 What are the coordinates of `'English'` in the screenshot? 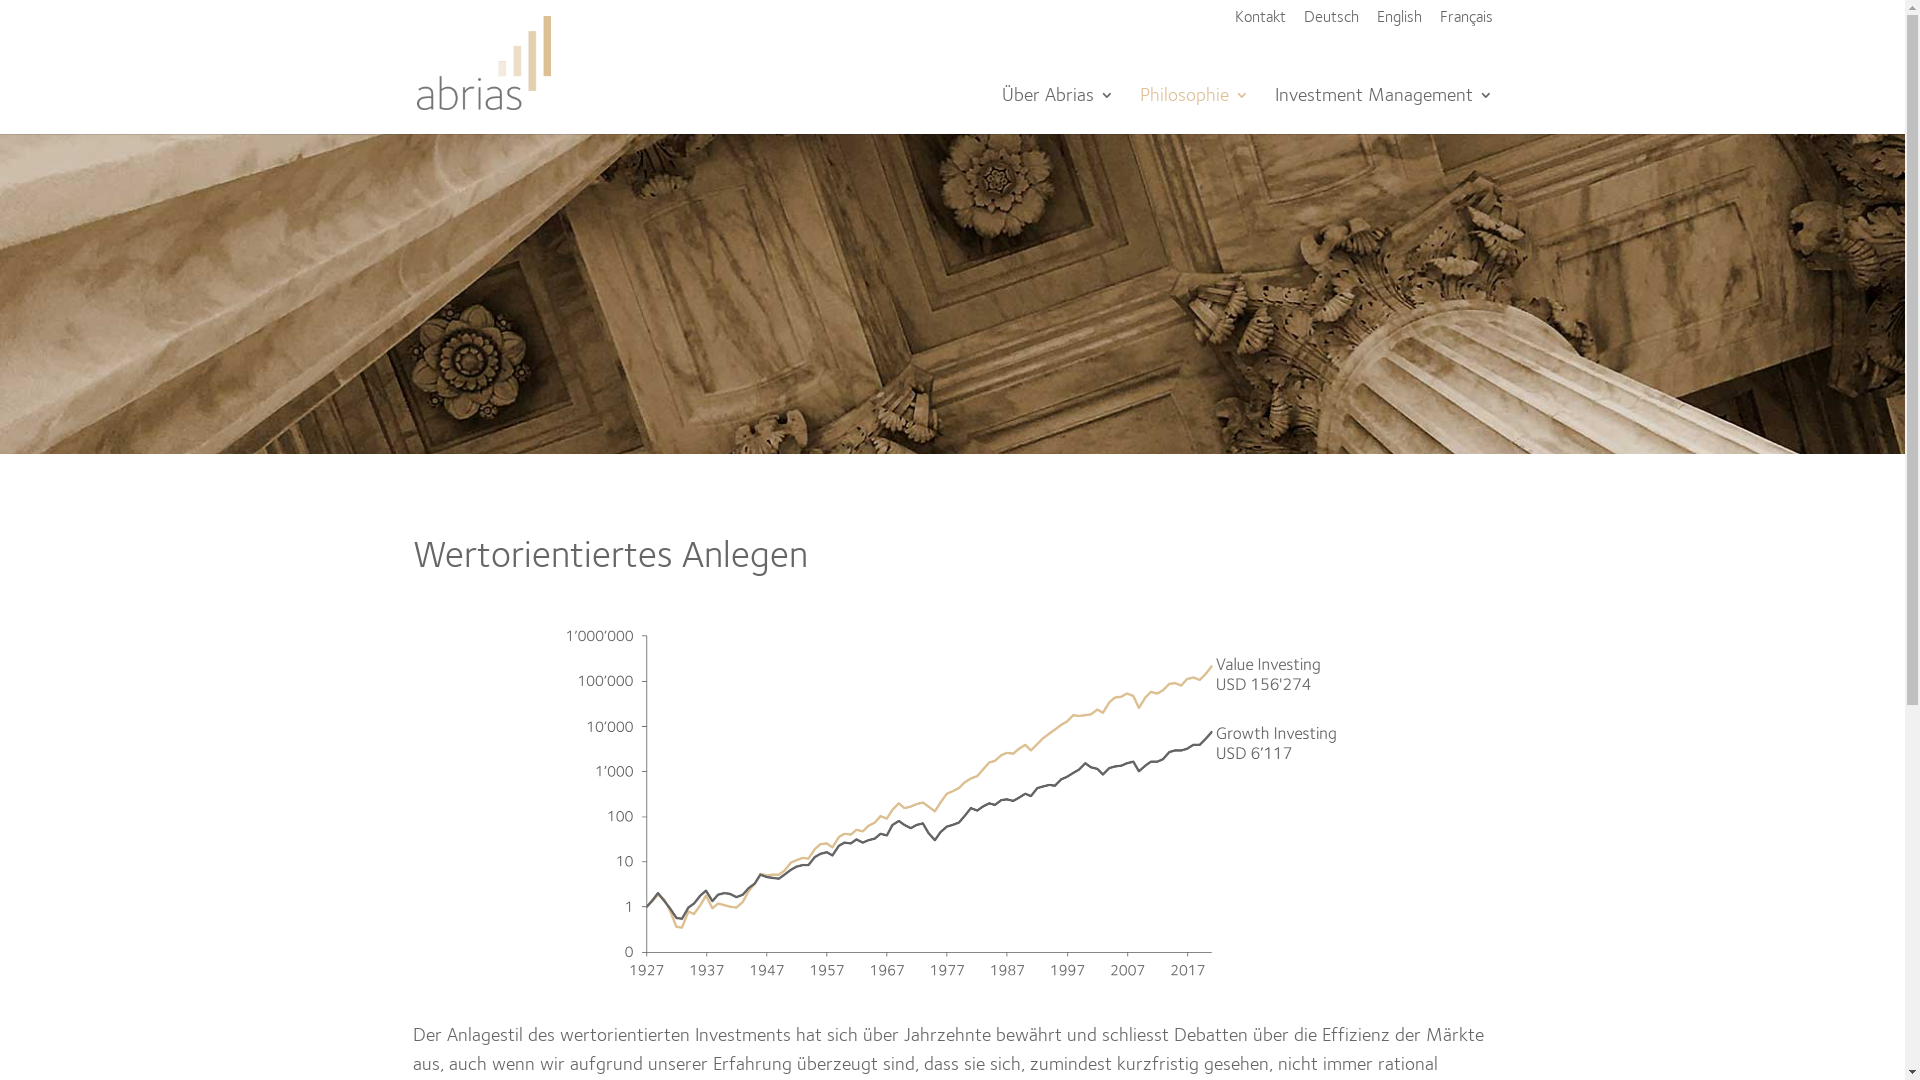 It's located at (1397, 24).